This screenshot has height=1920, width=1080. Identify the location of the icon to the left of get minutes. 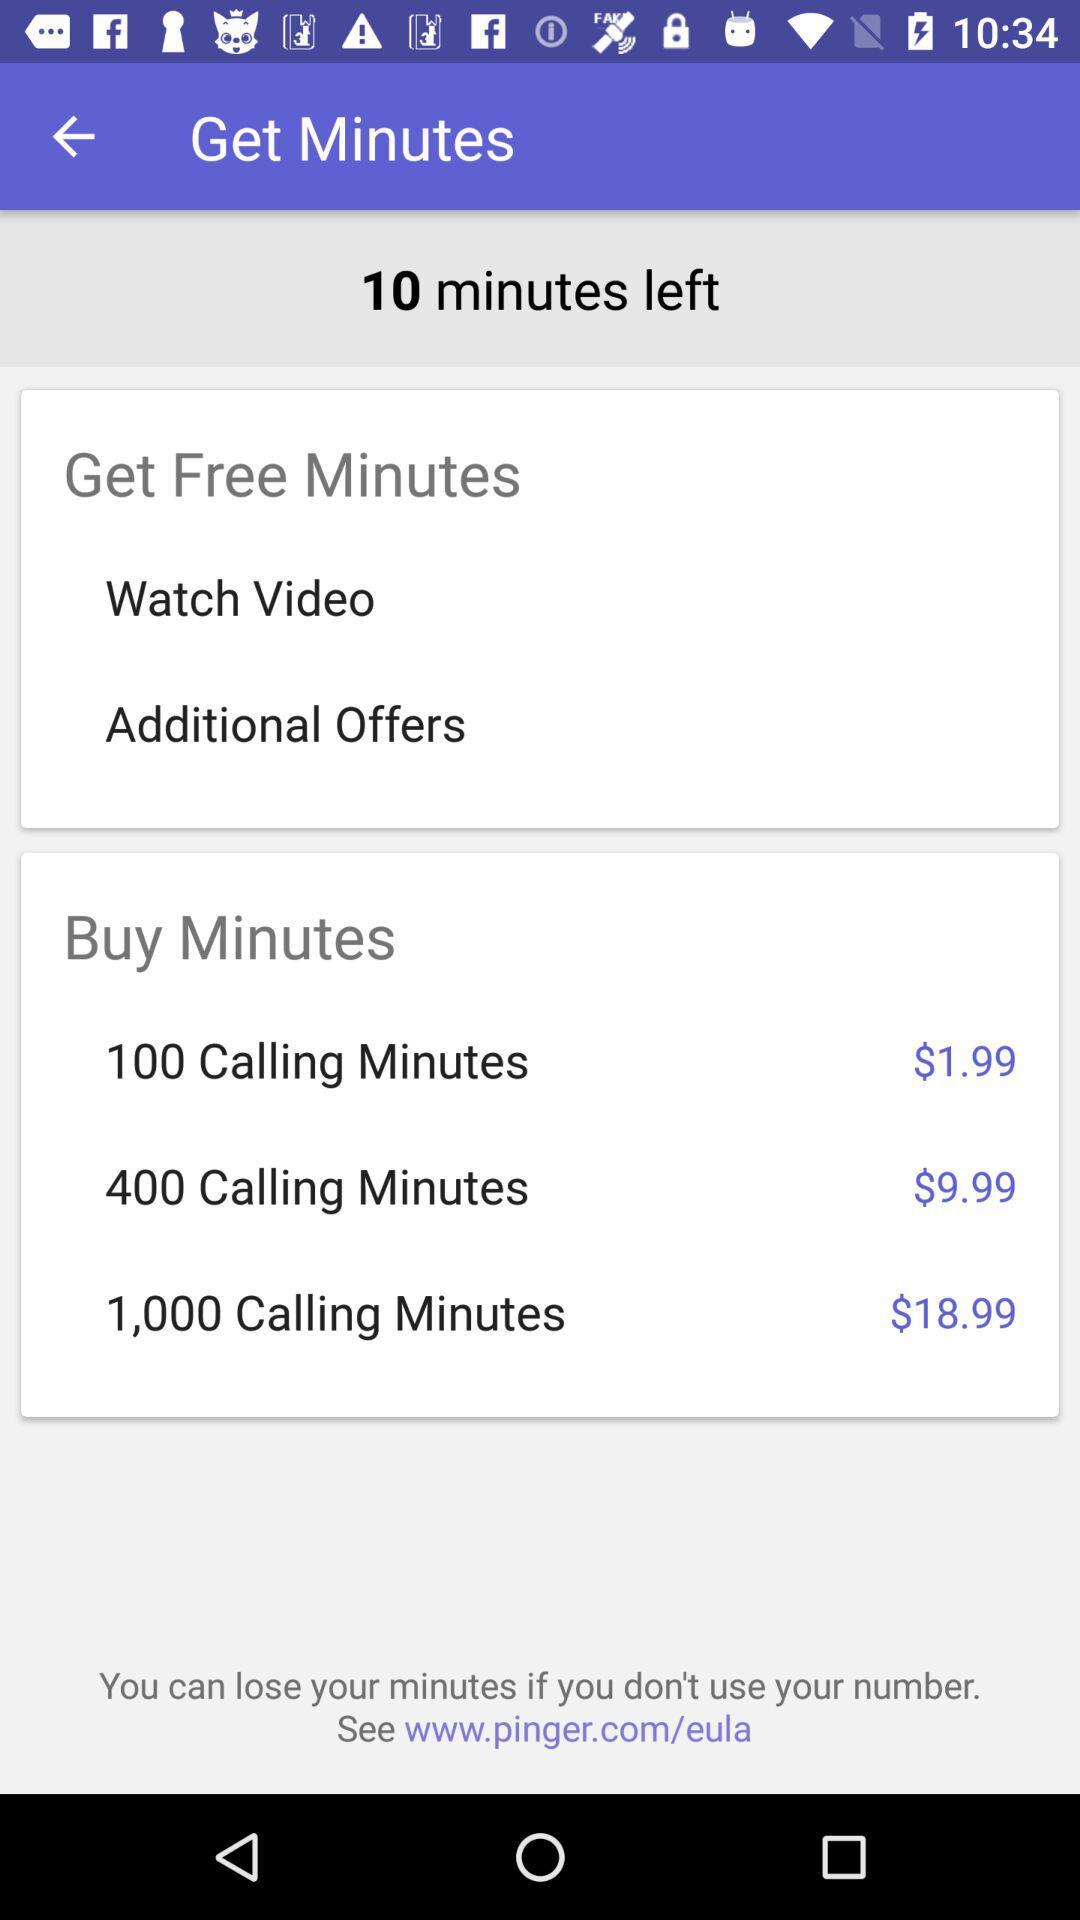
(72, 135).